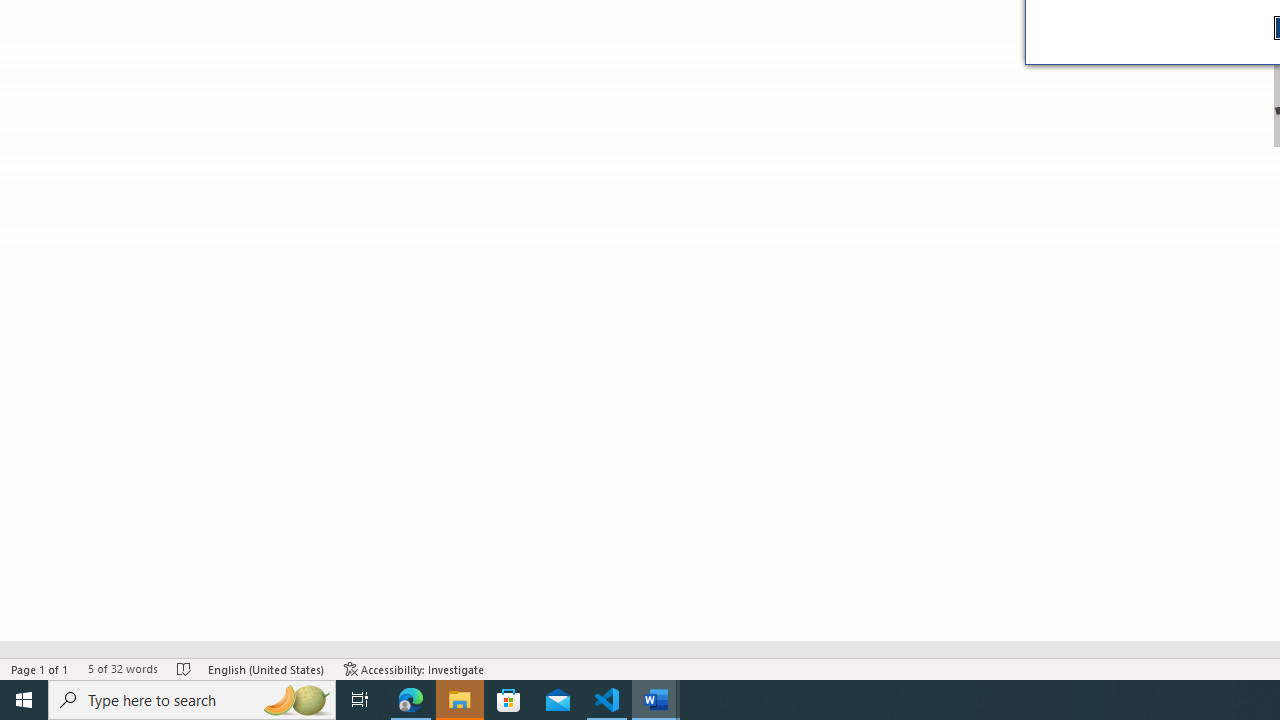  I want to click on 'Accessibility Checker Accessibility: Investigate', so click(413, 669).